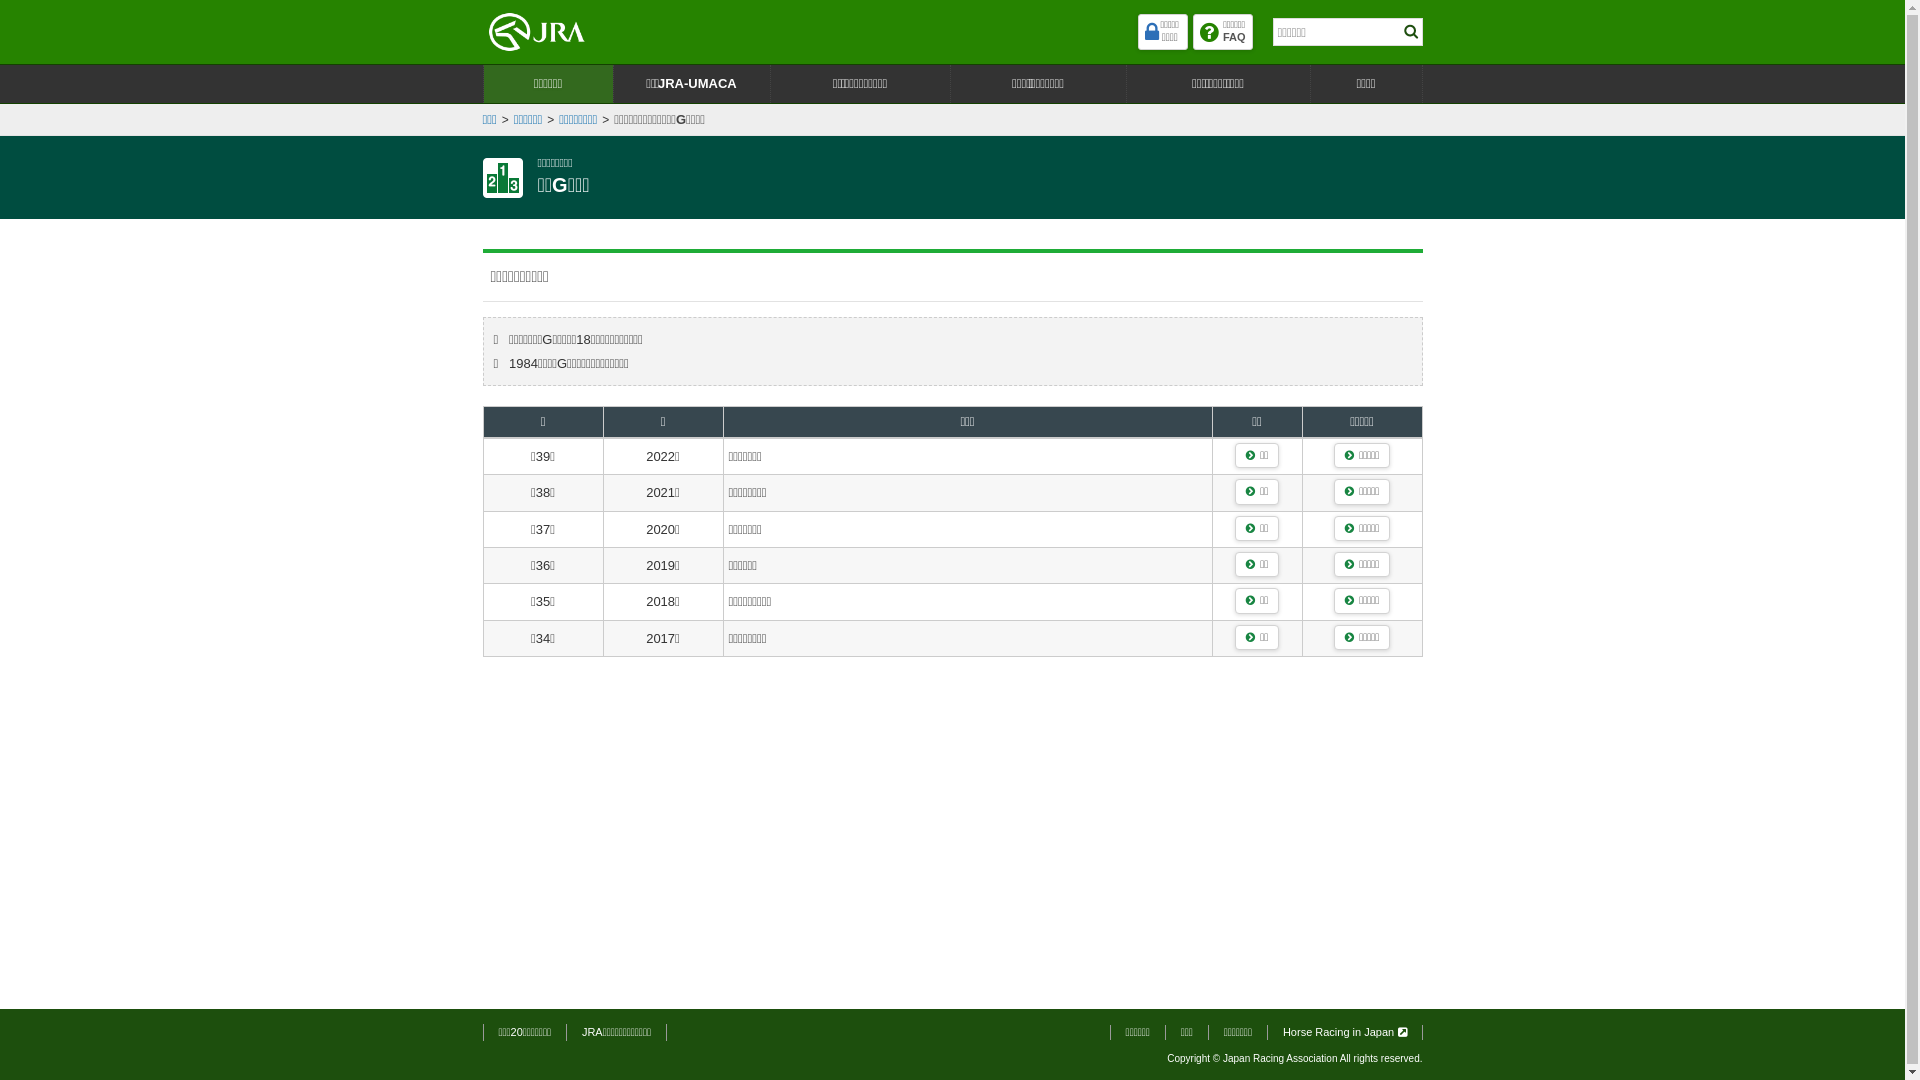 This screenshot has width=1920, height=1080. Describe the element at coordinates (1344, 1032) in the screenshot. I see `'Horse Racing in Japan'` at that location.